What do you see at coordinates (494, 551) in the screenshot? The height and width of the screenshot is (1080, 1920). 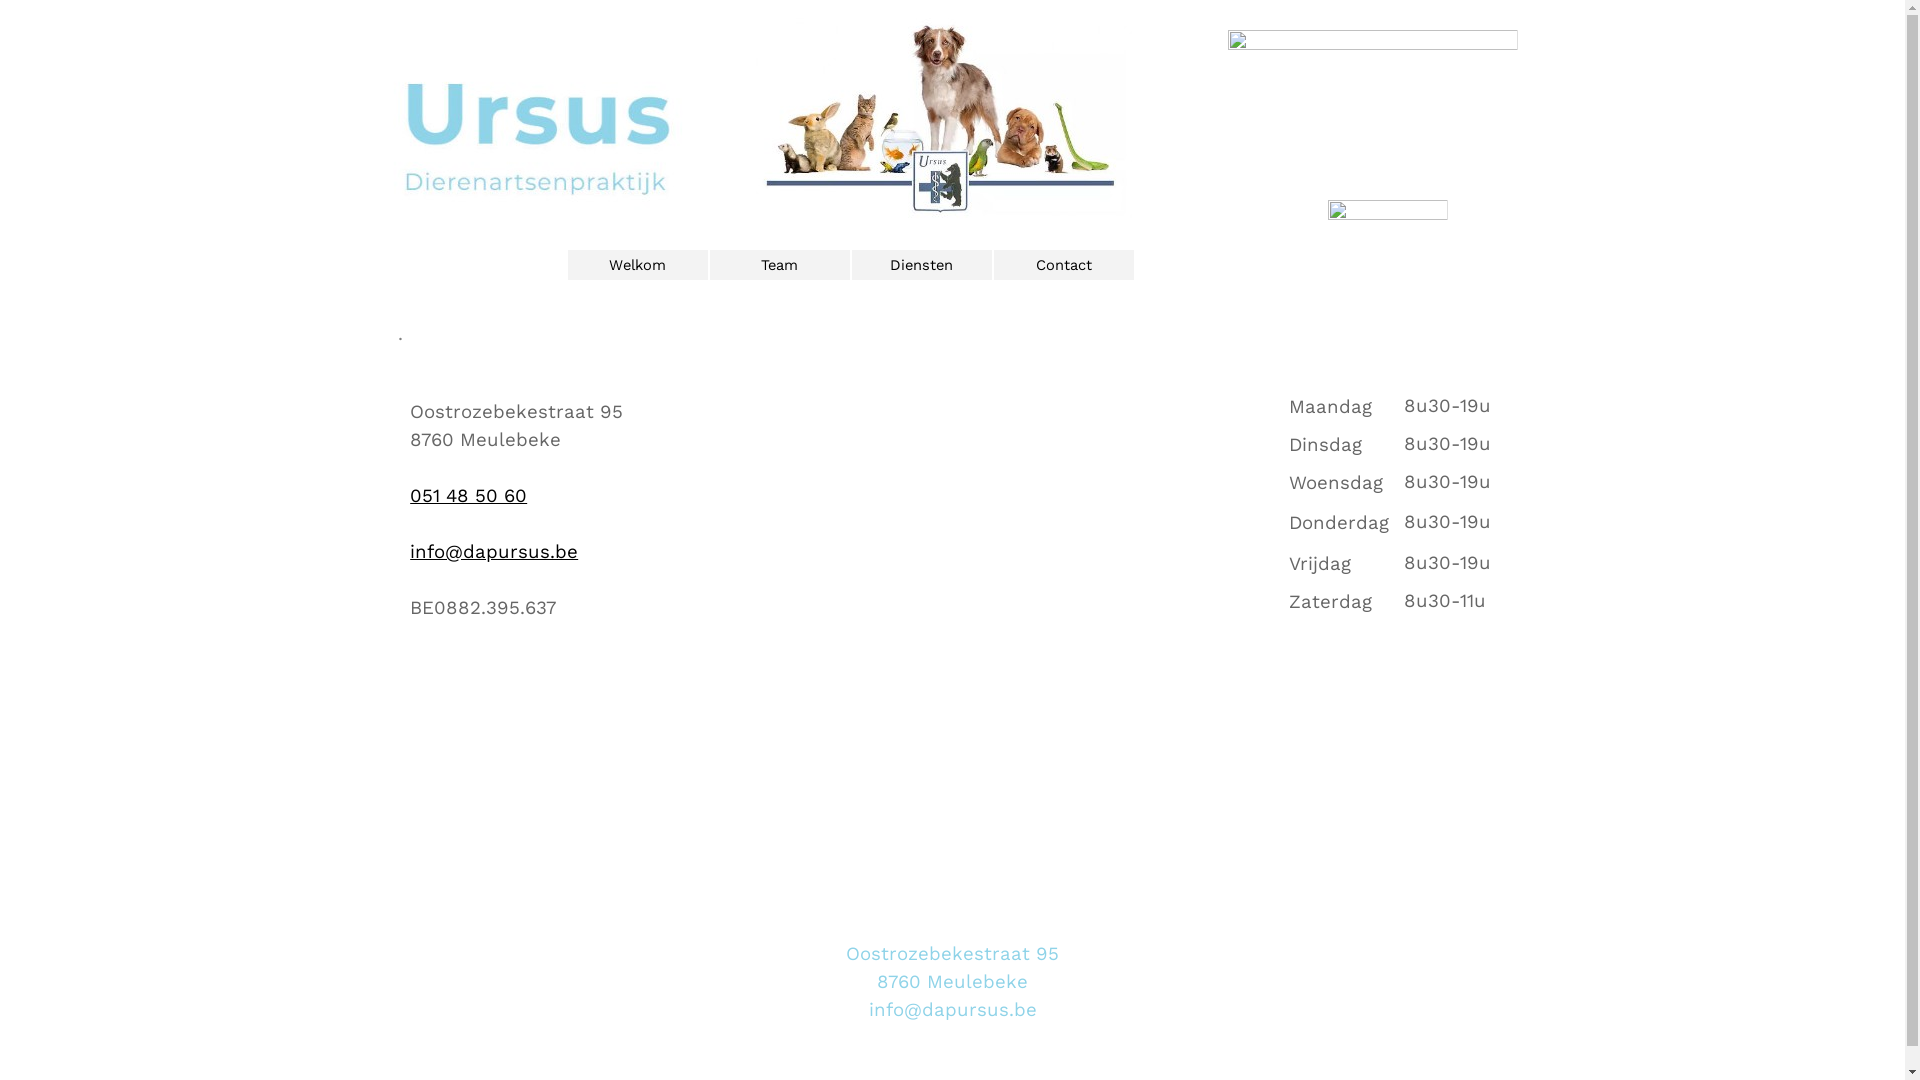 I see `'info@dapursus.be'` at bounding box center [494, 551].